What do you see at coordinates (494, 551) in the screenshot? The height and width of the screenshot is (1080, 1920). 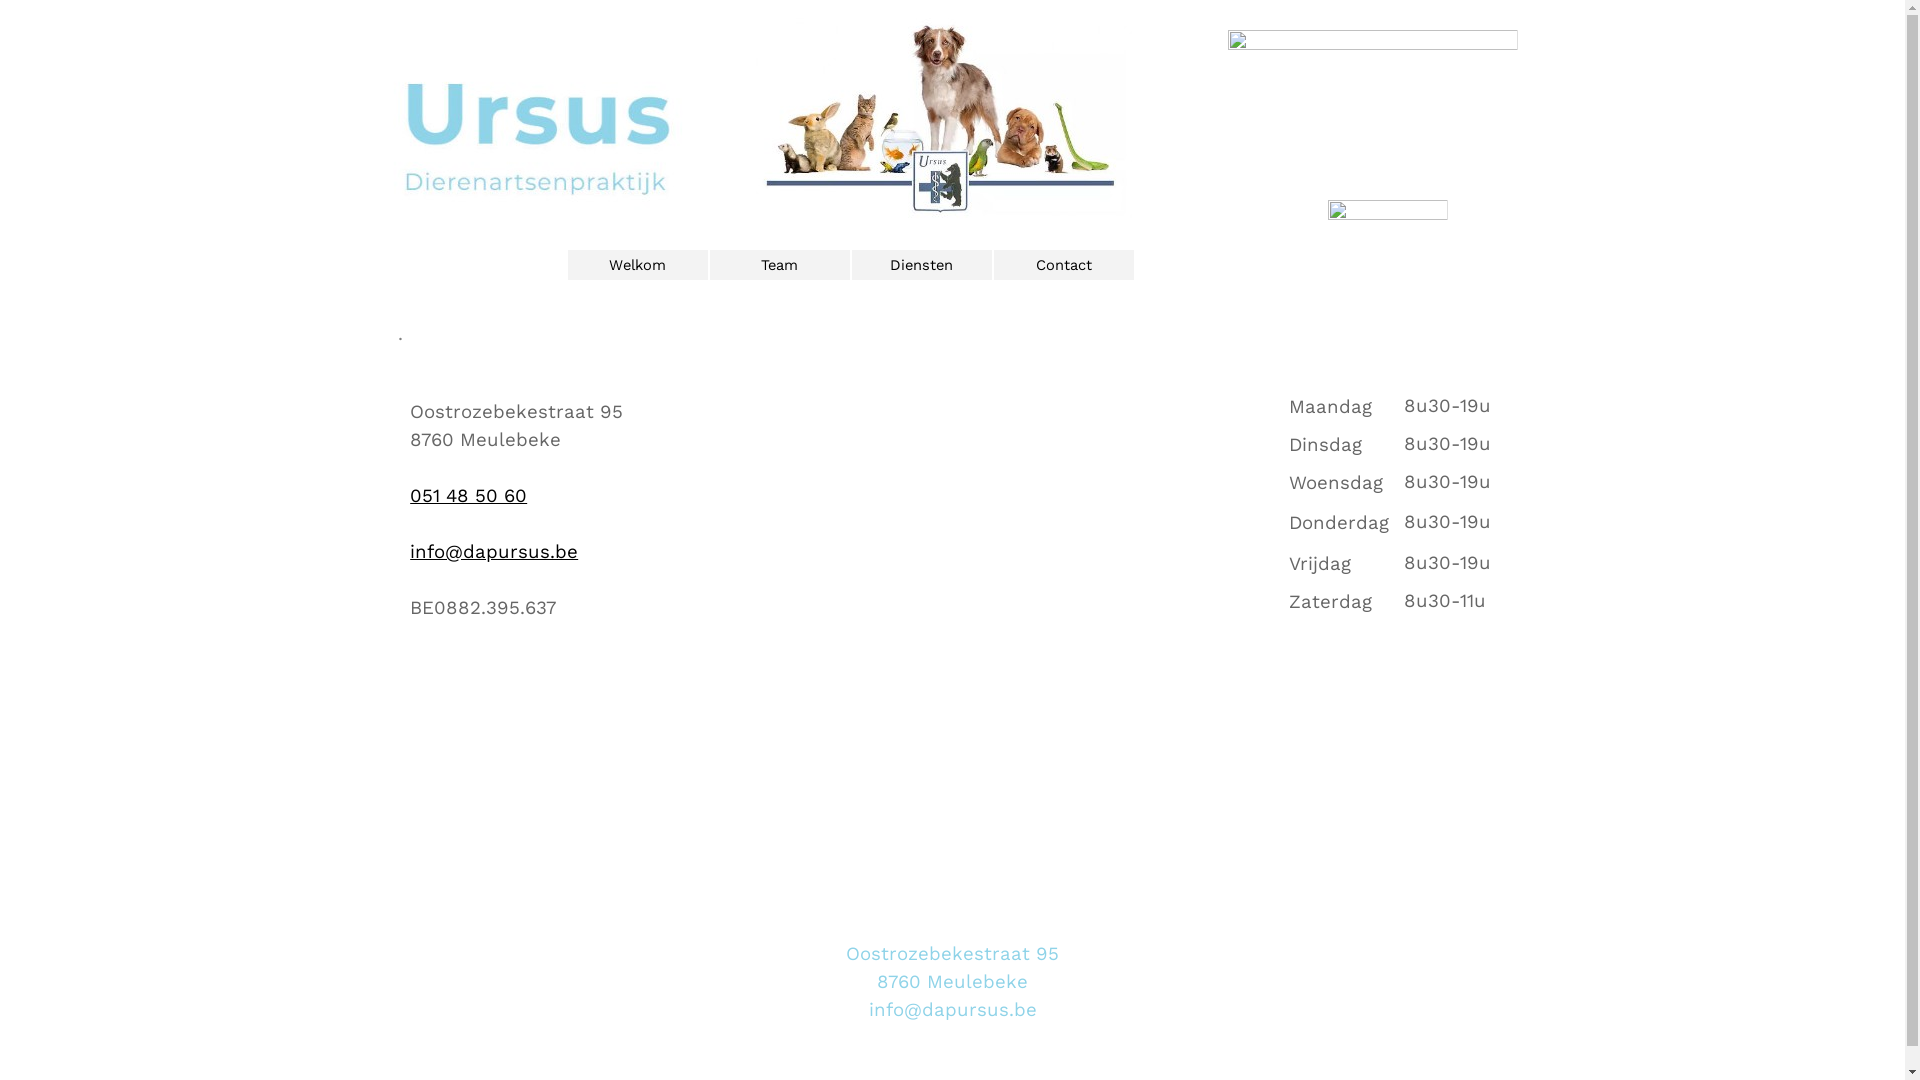 I see `'info@dapursus.be'` at bounding box center [494, 551].